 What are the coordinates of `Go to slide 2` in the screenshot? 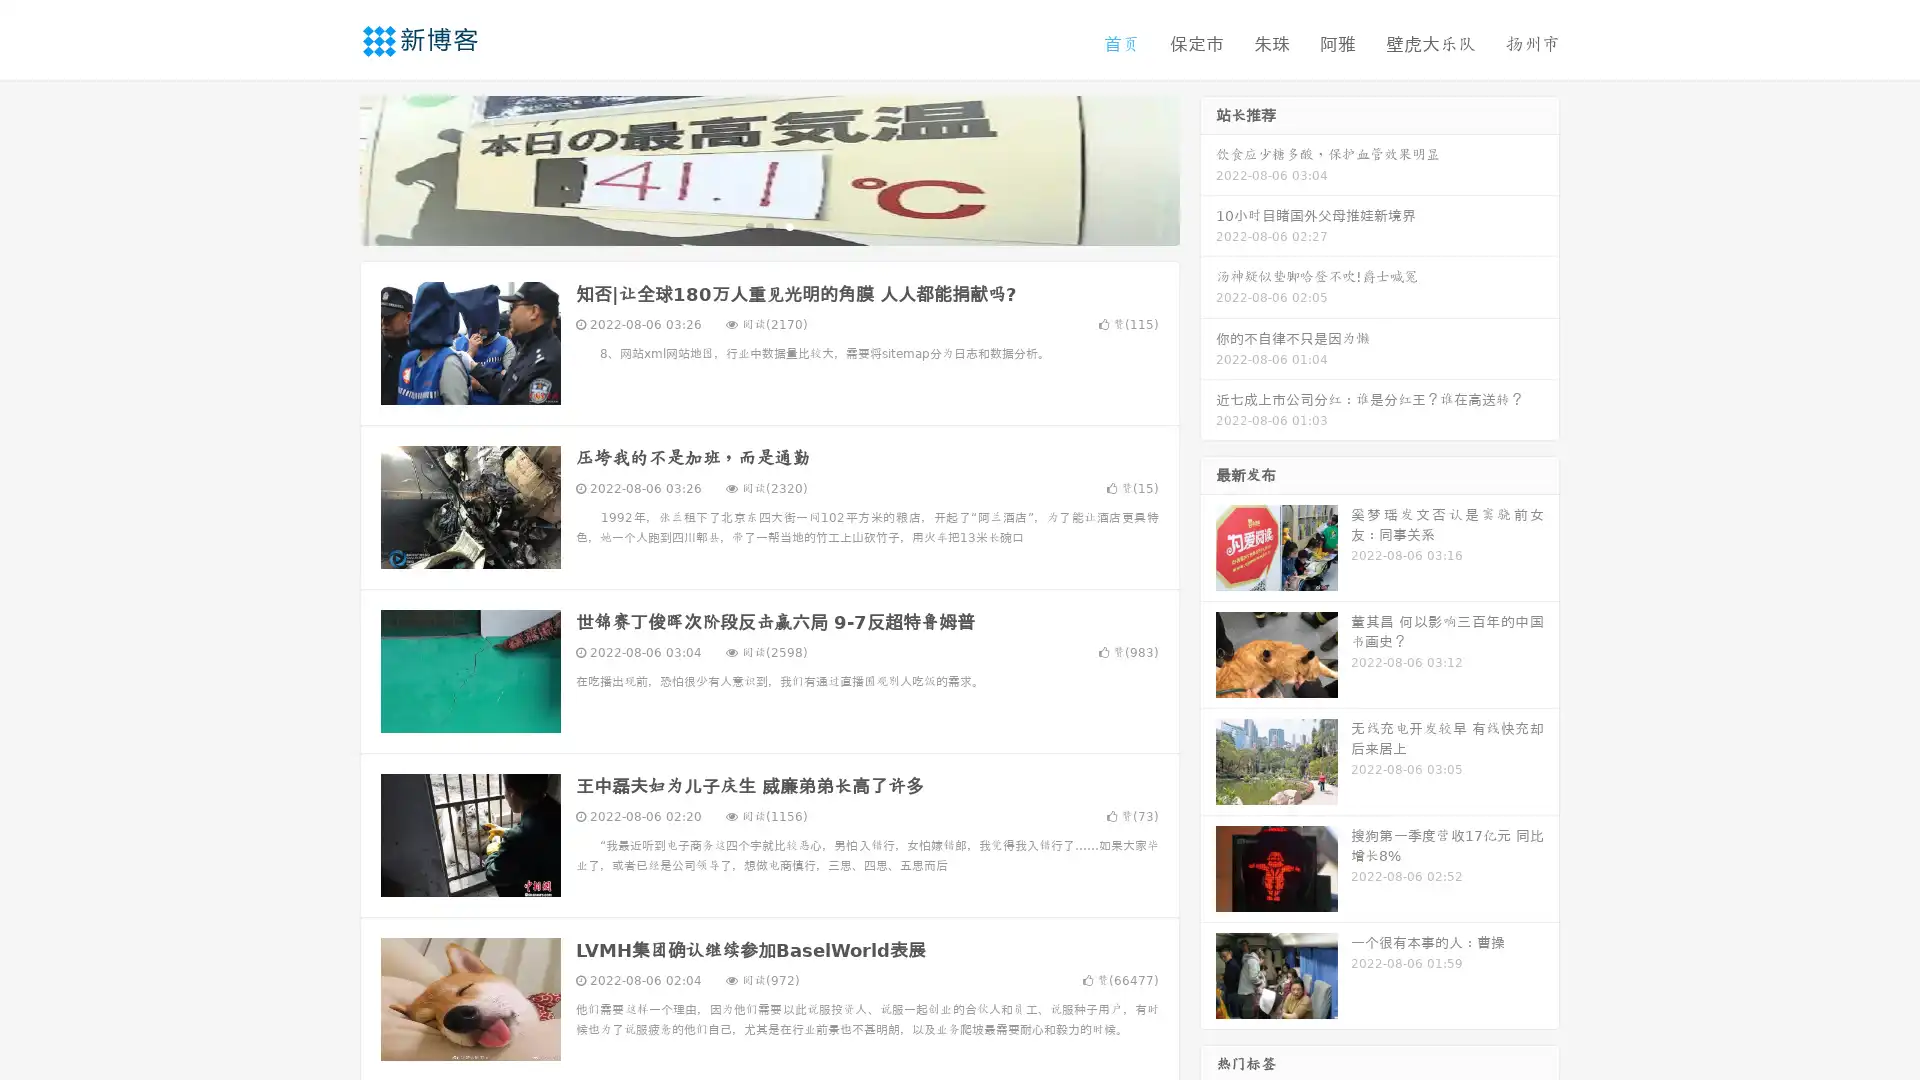 It's located at (768, 225).